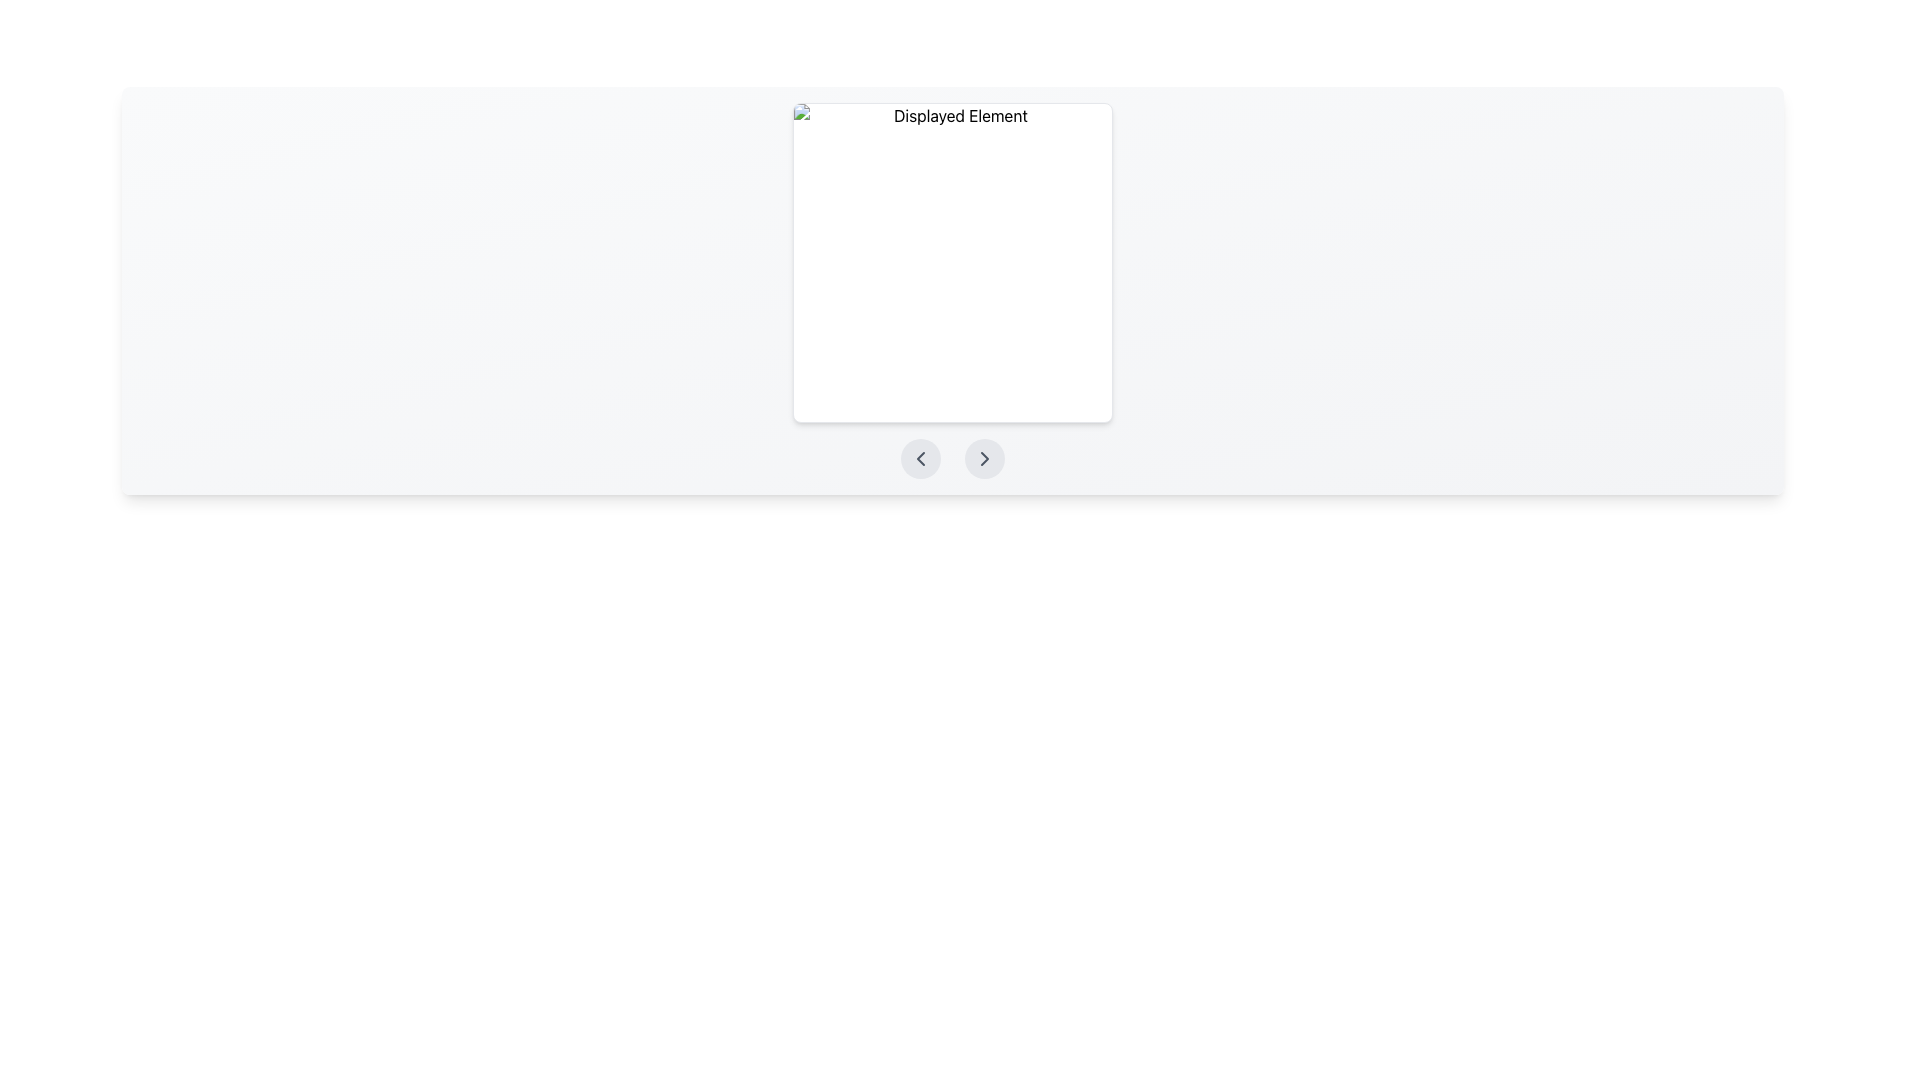 This screenshot has width=1920, height=1080. Describe the element at coordinates (920, 459) in the screenshot. I see `the circular button with a gray background and a left-pointing chevron arrow, which is the leftmost button among navigational controls below a displayed item` at that location.